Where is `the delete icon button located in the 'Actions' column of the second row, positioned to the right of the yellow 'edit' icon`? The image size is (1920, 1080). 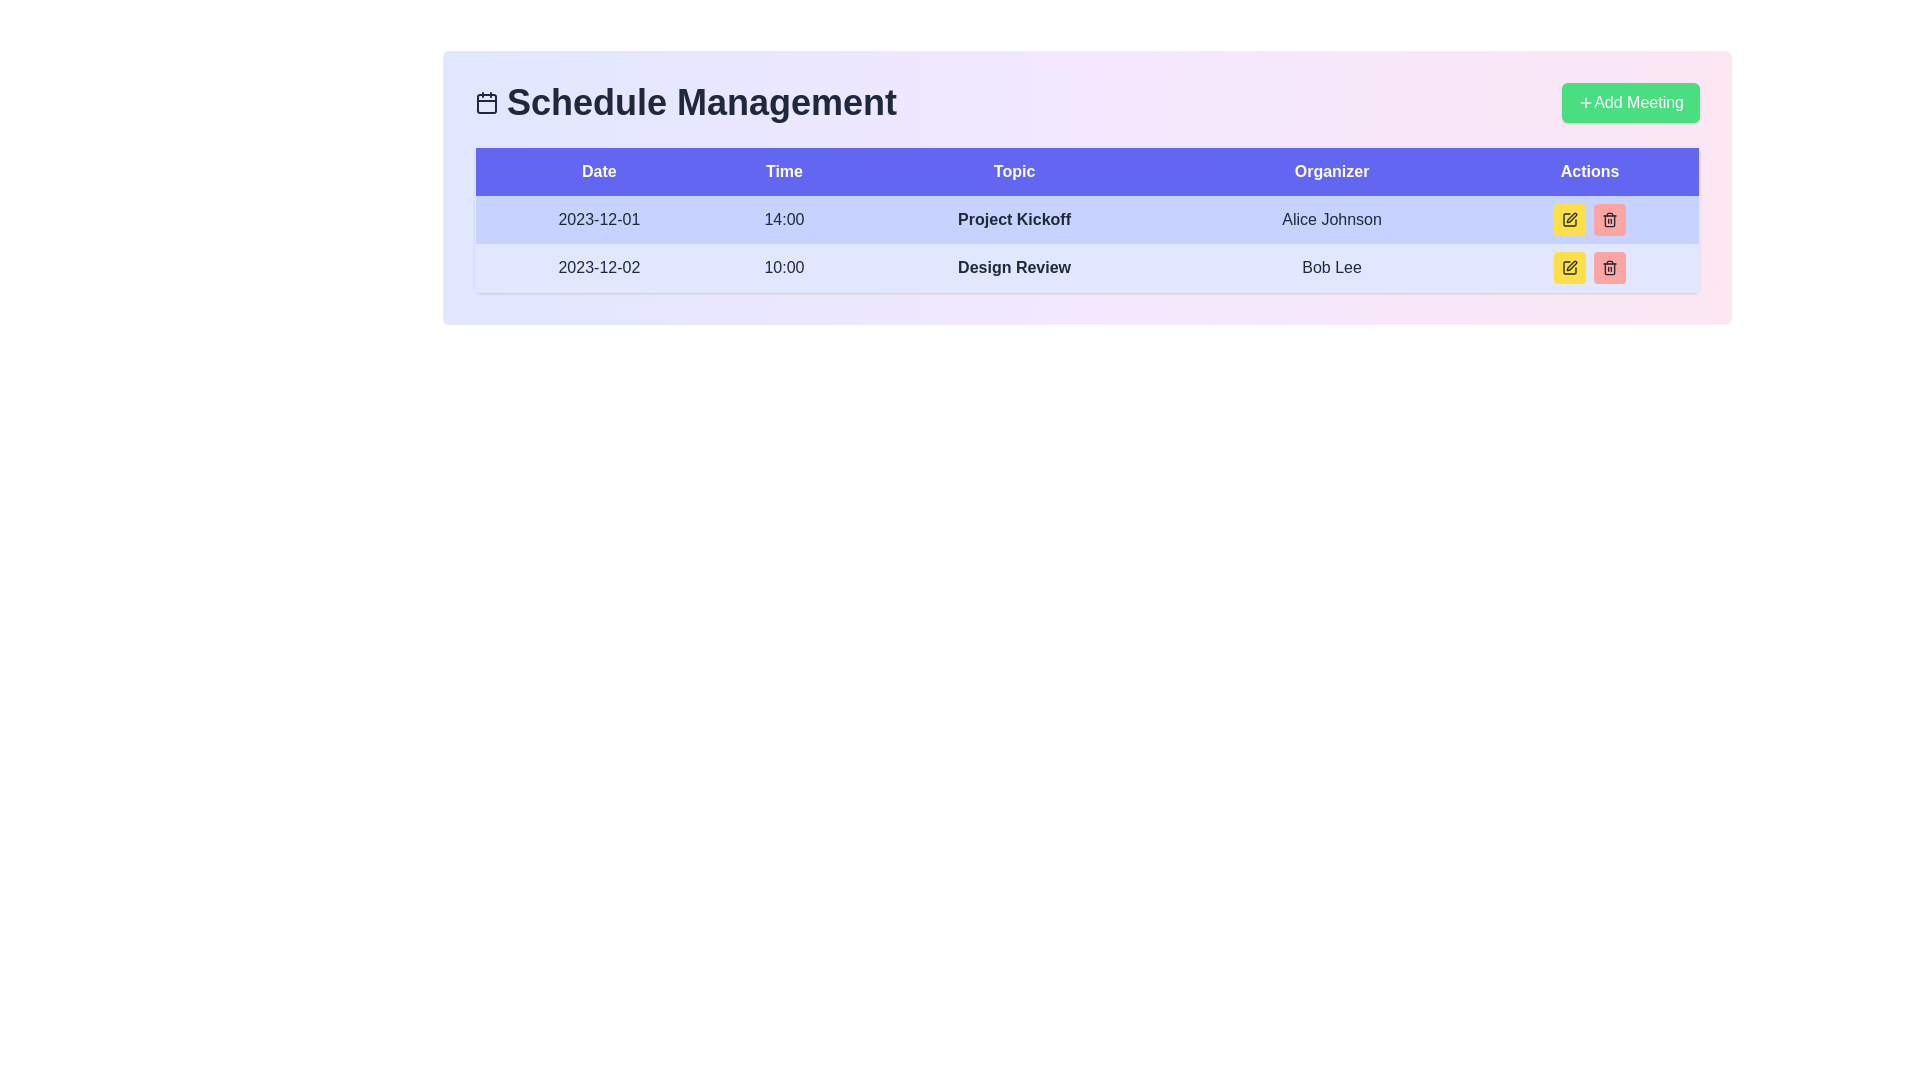 the delete icon button located in the 'Actions' column of the second row, positioned to the right of the yellow 'edit' icon is located at coordinates (1610, 219).